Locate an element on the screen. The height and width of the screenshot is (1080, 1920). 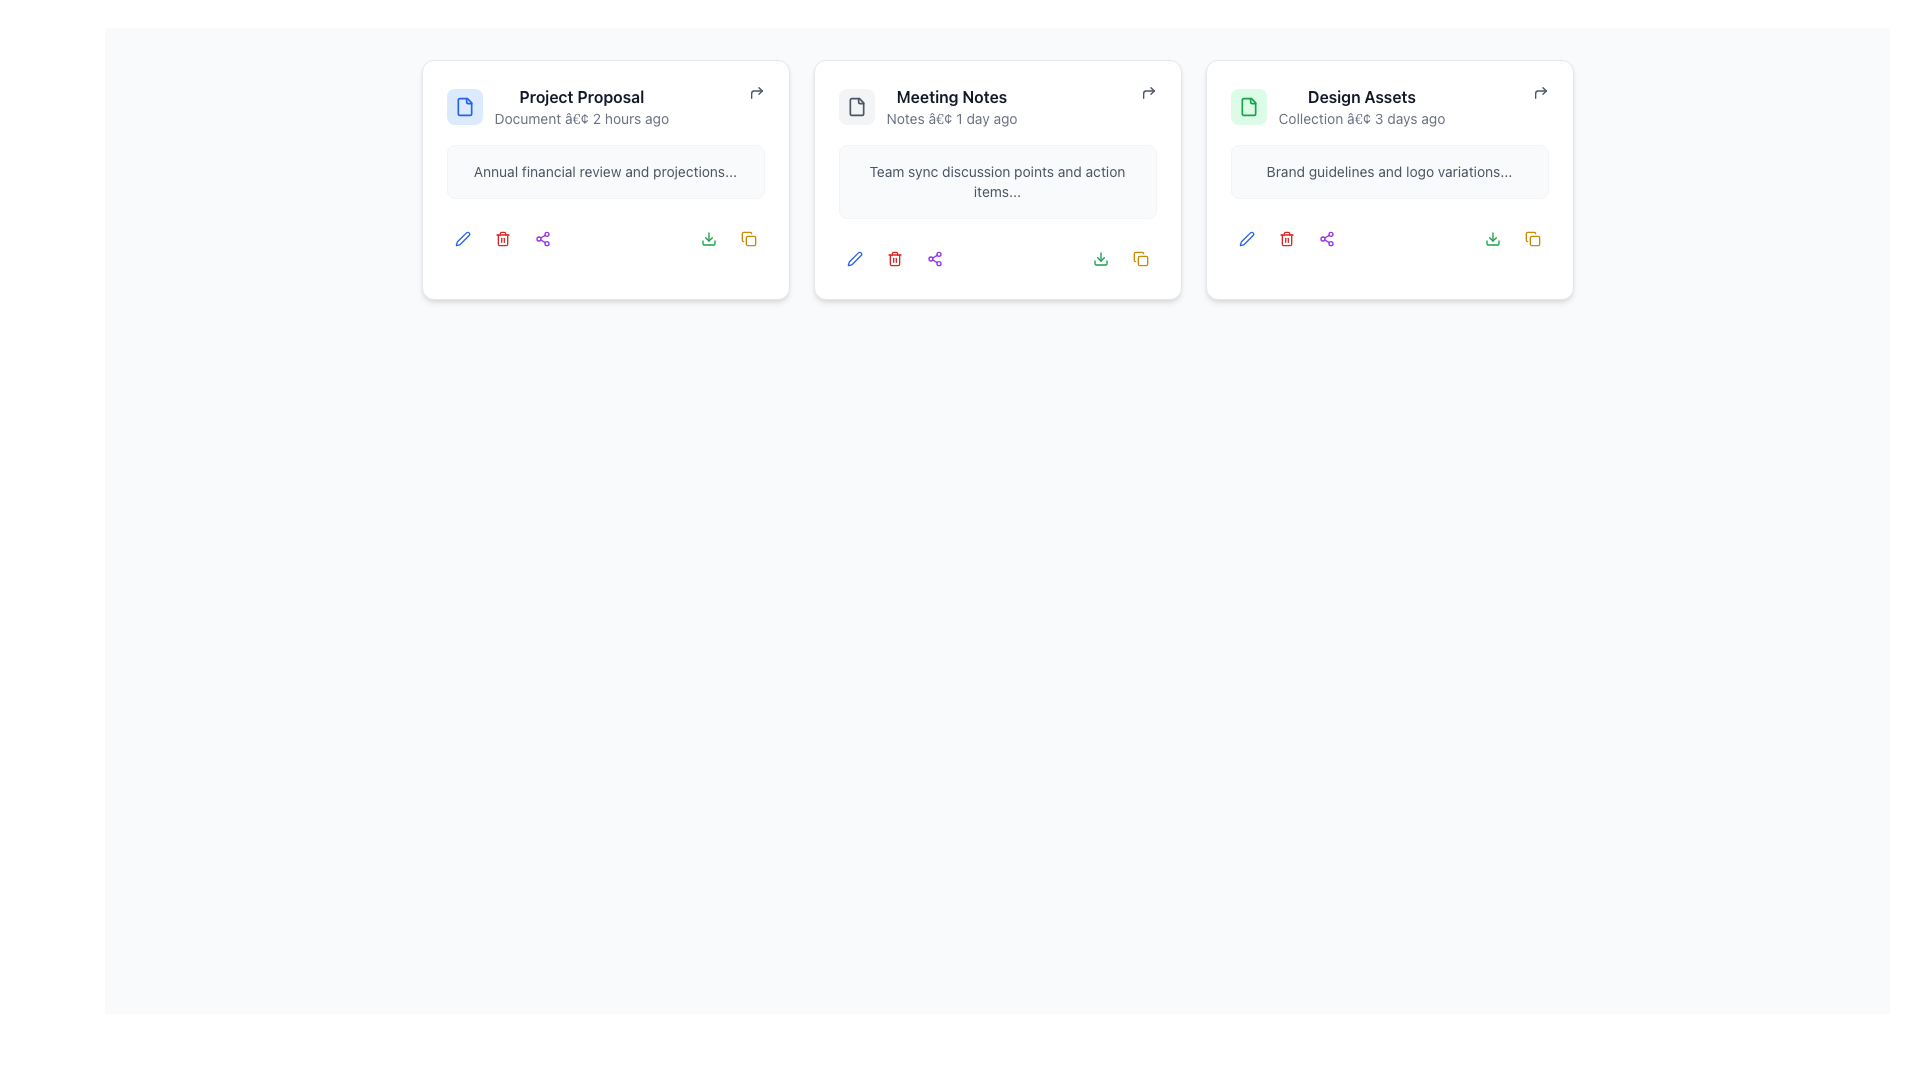
the delete button located in the footer section of the 'Meeting Notes' card is located at coordinates (893, 257).